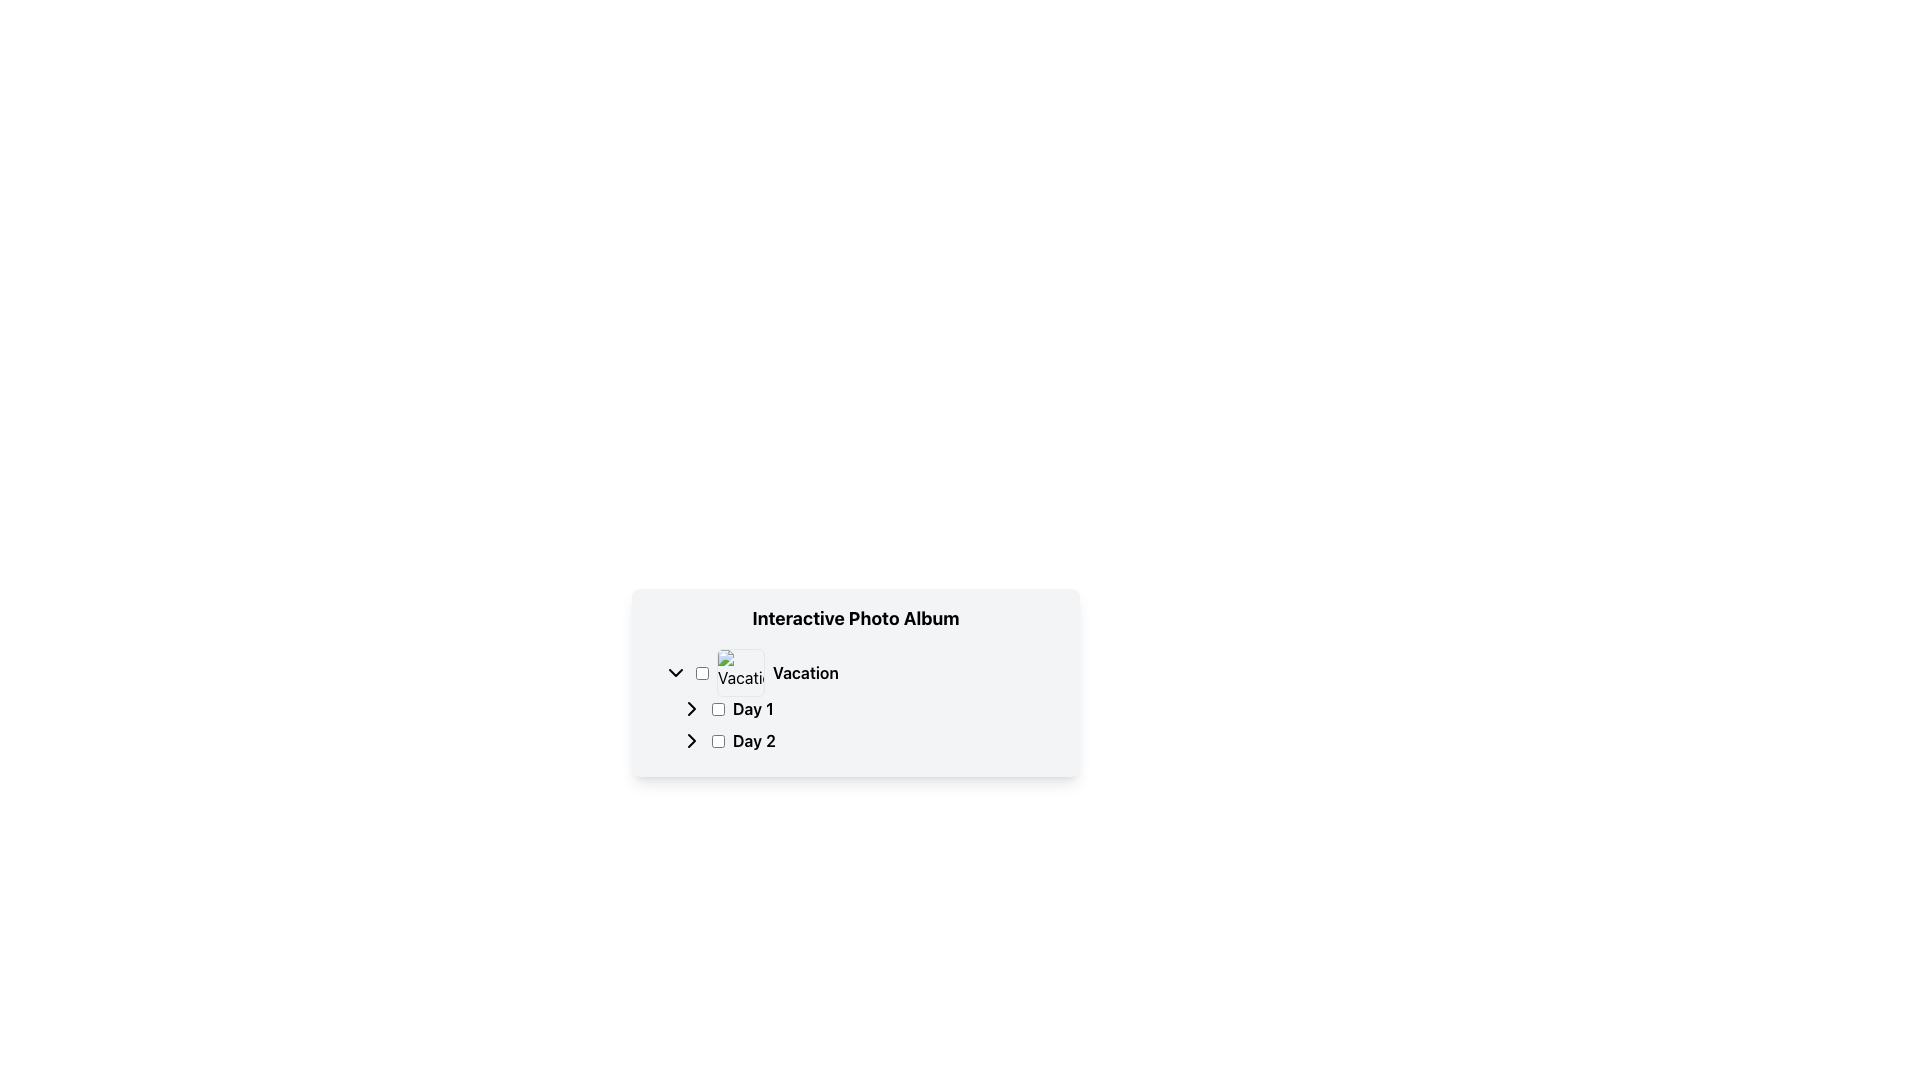  What do you see at coordinates (676, 672) in the screenshot?
I see `the Dropdown toggle button for the 'Vacation' section to trigger any hover effects` at bounding box center [676, 672].